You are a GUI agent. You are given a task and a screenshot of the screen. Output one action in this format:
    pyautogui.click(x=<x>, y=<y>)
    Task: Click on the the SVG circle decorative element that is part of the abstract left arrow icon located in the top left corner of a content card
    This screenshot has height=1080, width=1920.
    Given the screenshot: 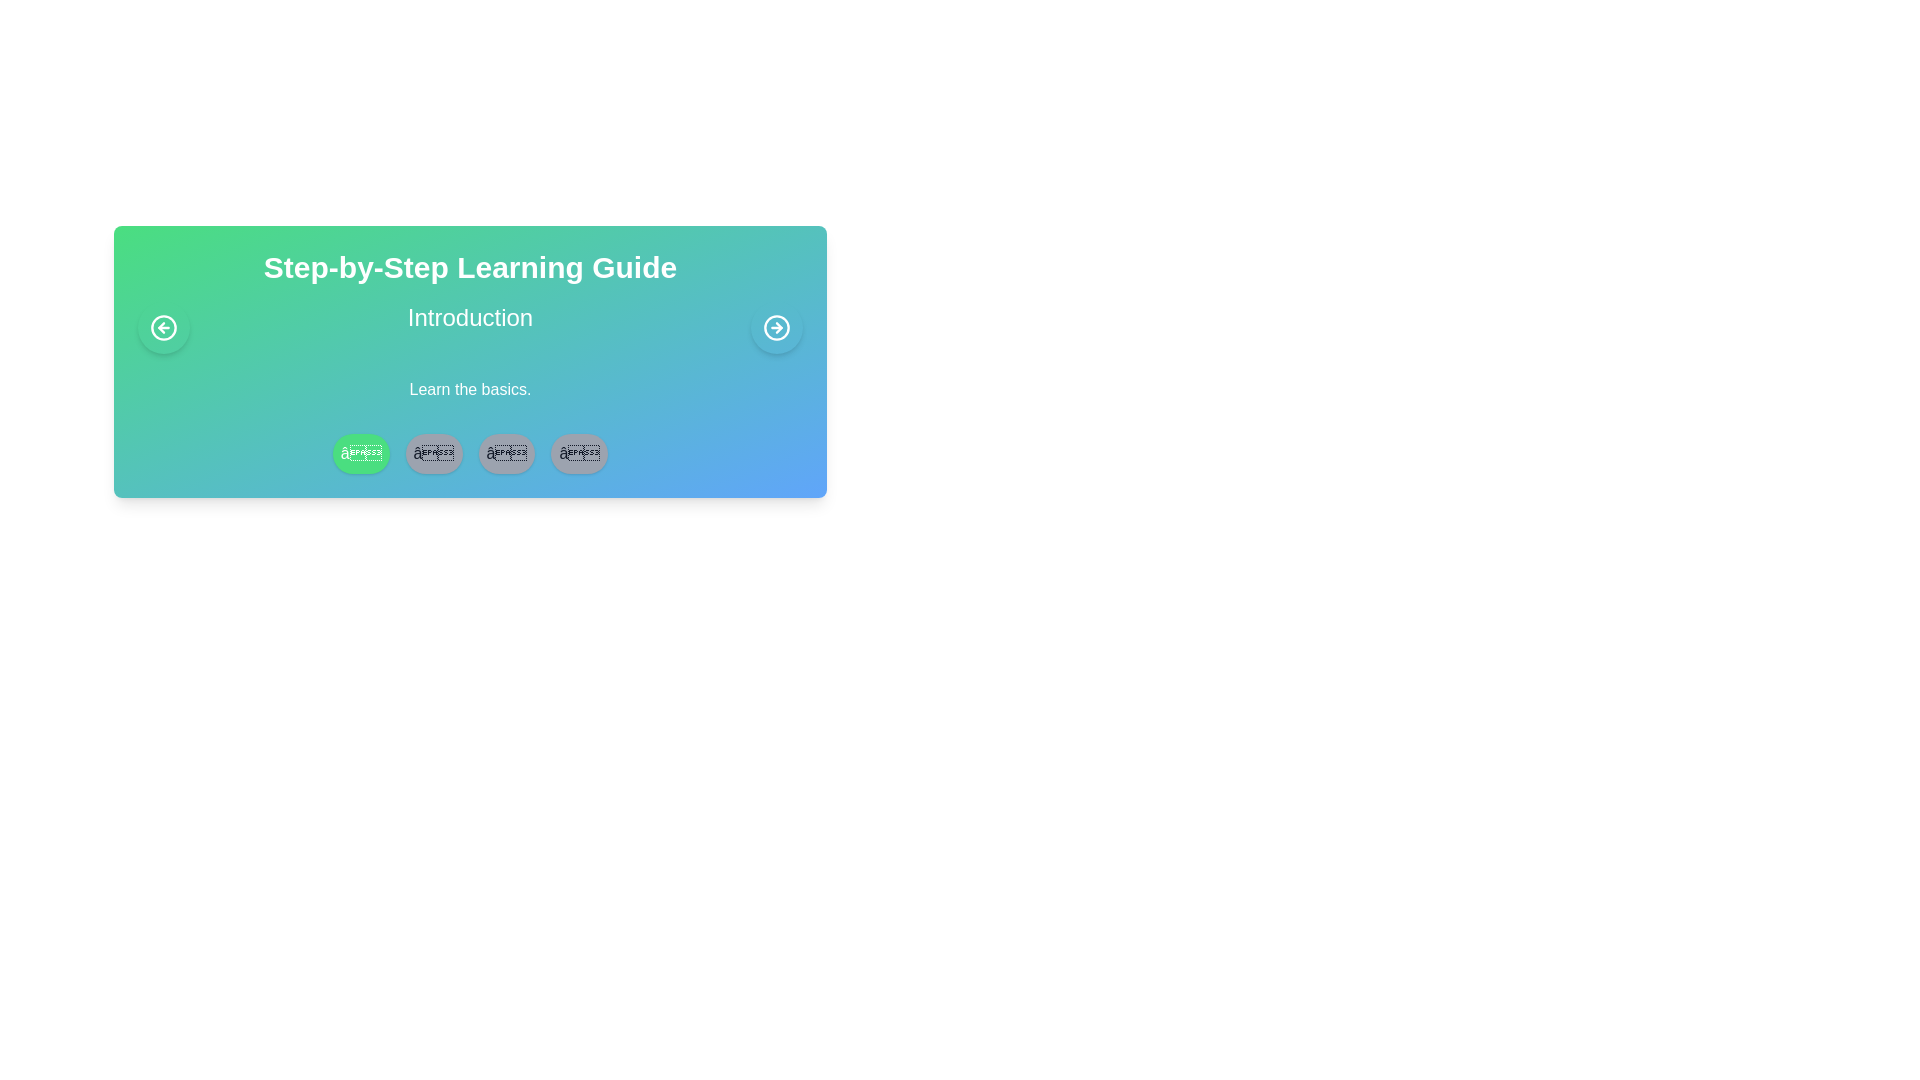 What is the action you would take?
    pyautogui.click(x=163, y=326)
    